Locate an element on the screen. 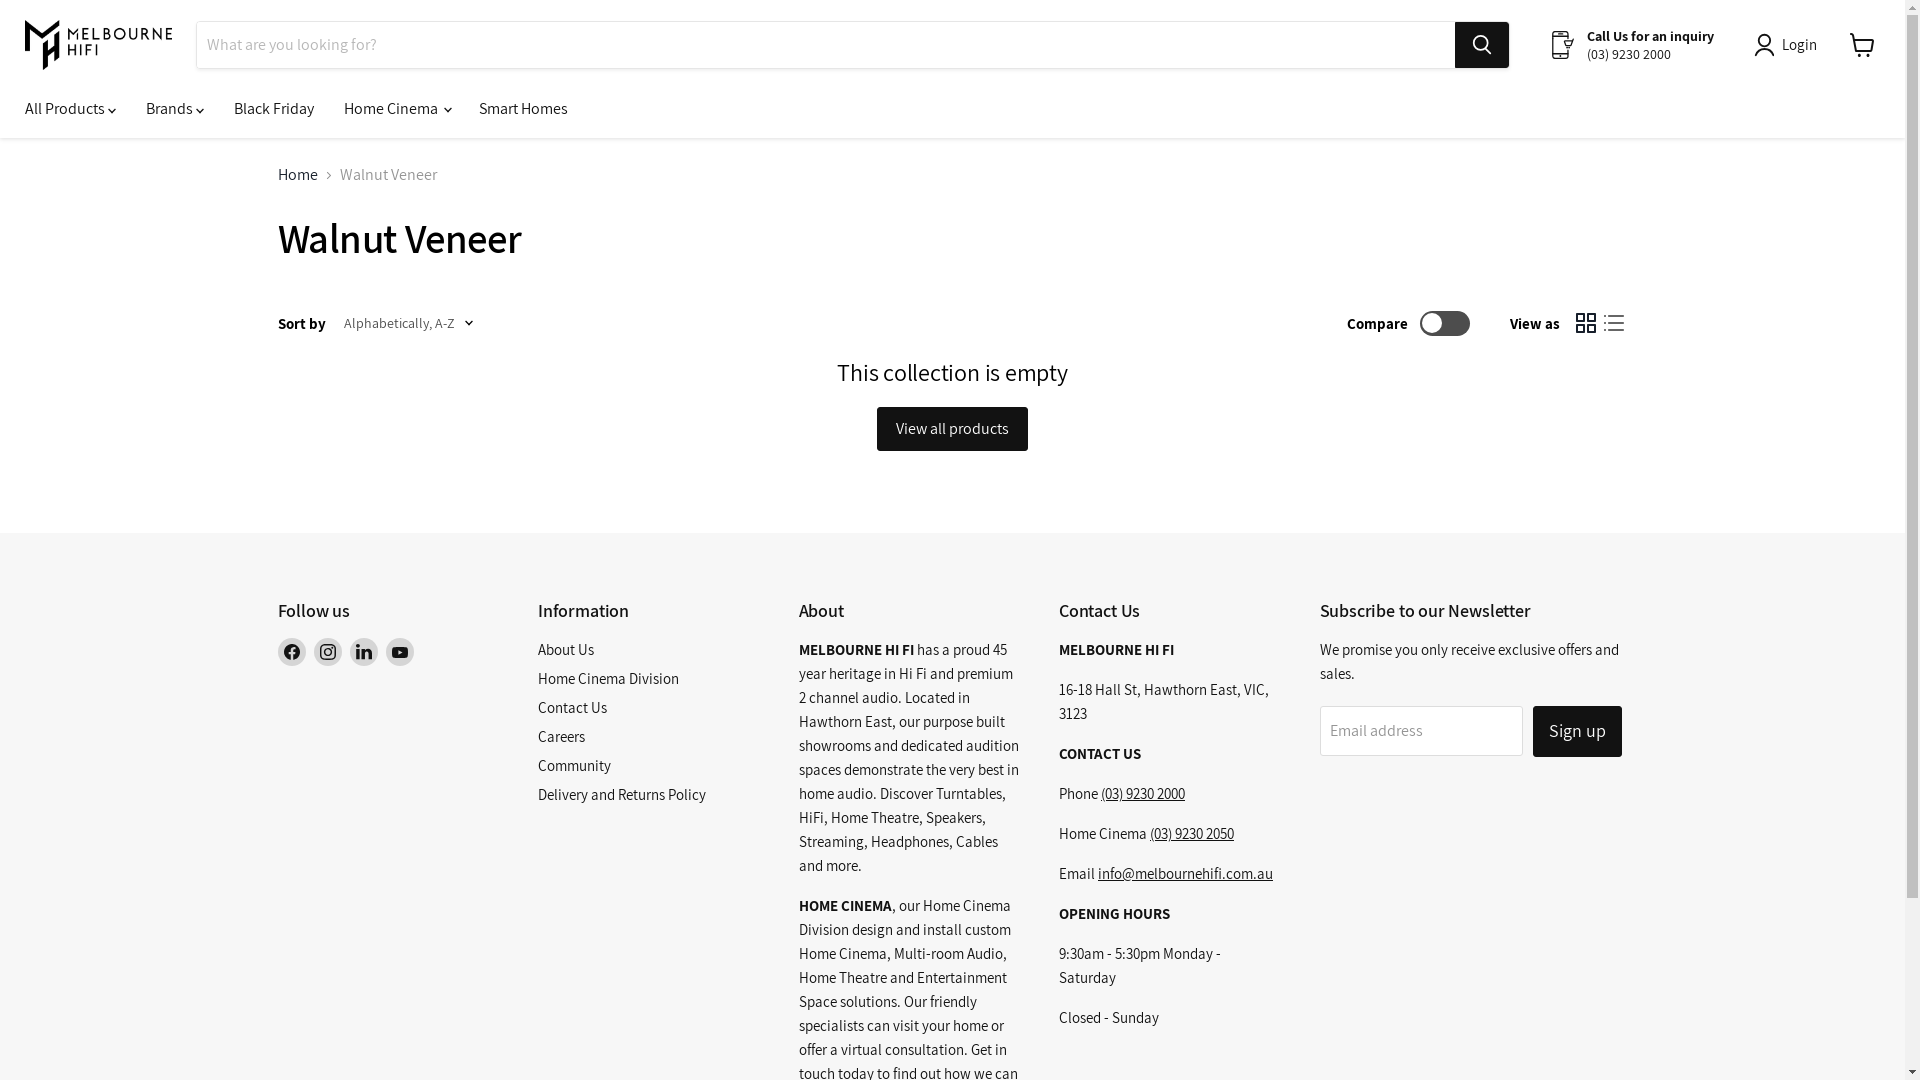 This screenshot has width=1920, height=1080. 'About Us' is located at coordinates (565, 649).